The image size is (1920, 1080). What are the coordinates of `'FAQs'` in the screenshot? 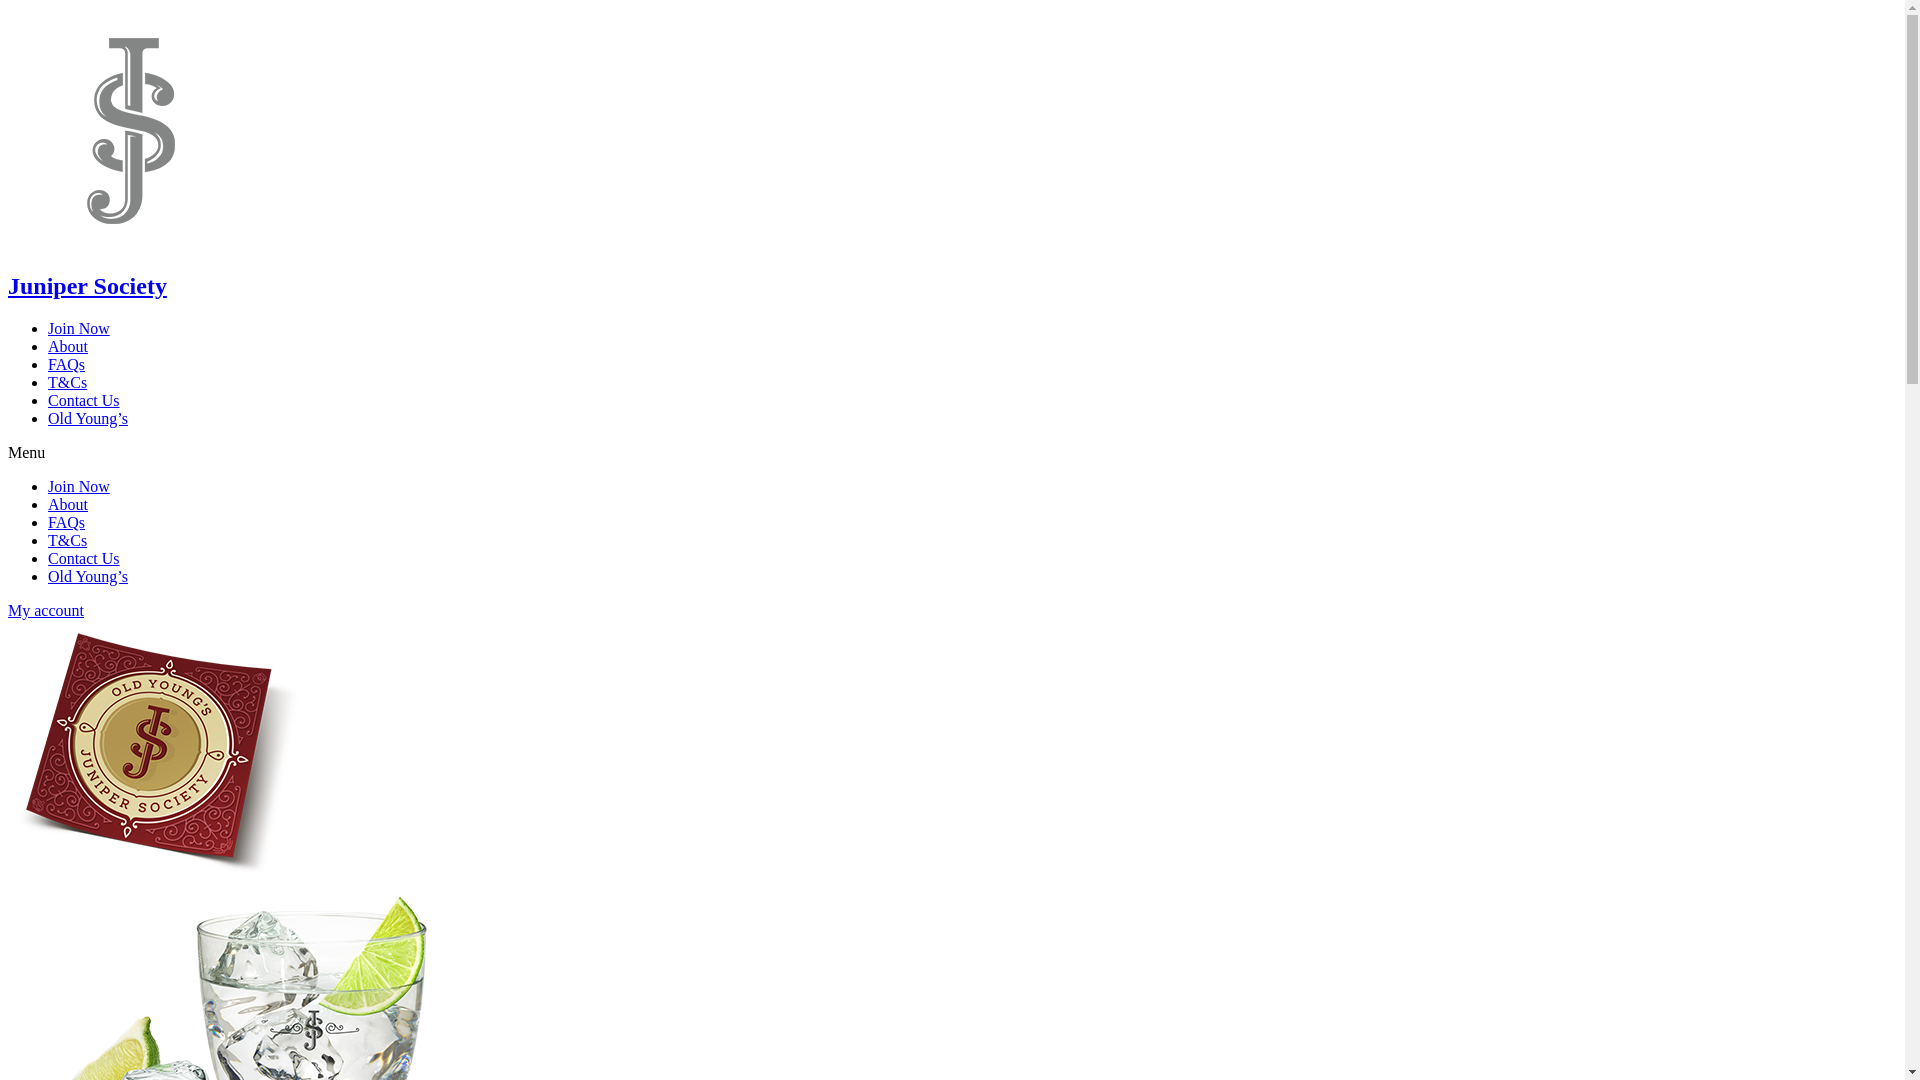 It's located at (66, 521).